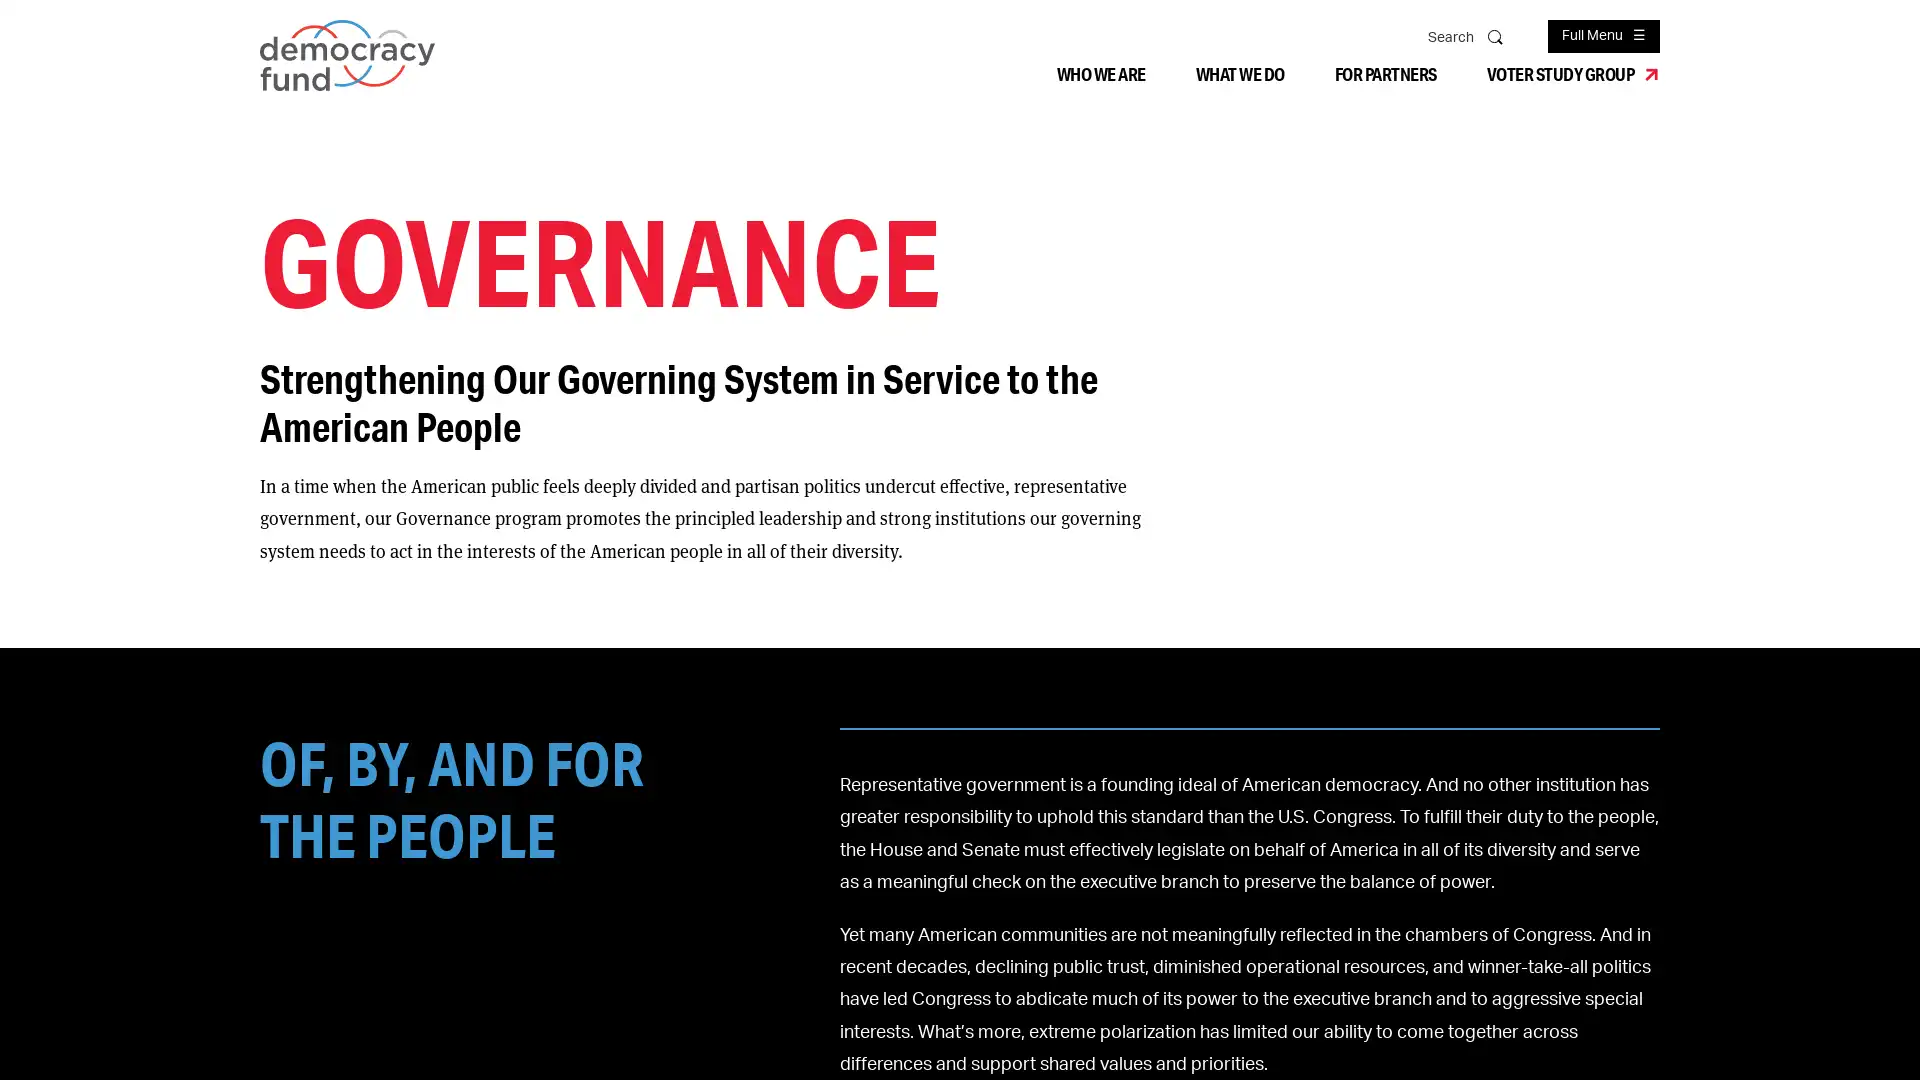  What do you see at coordinates (1497, 35) in the screenshot?
I see `Search` at bounding box center [1497, 35].